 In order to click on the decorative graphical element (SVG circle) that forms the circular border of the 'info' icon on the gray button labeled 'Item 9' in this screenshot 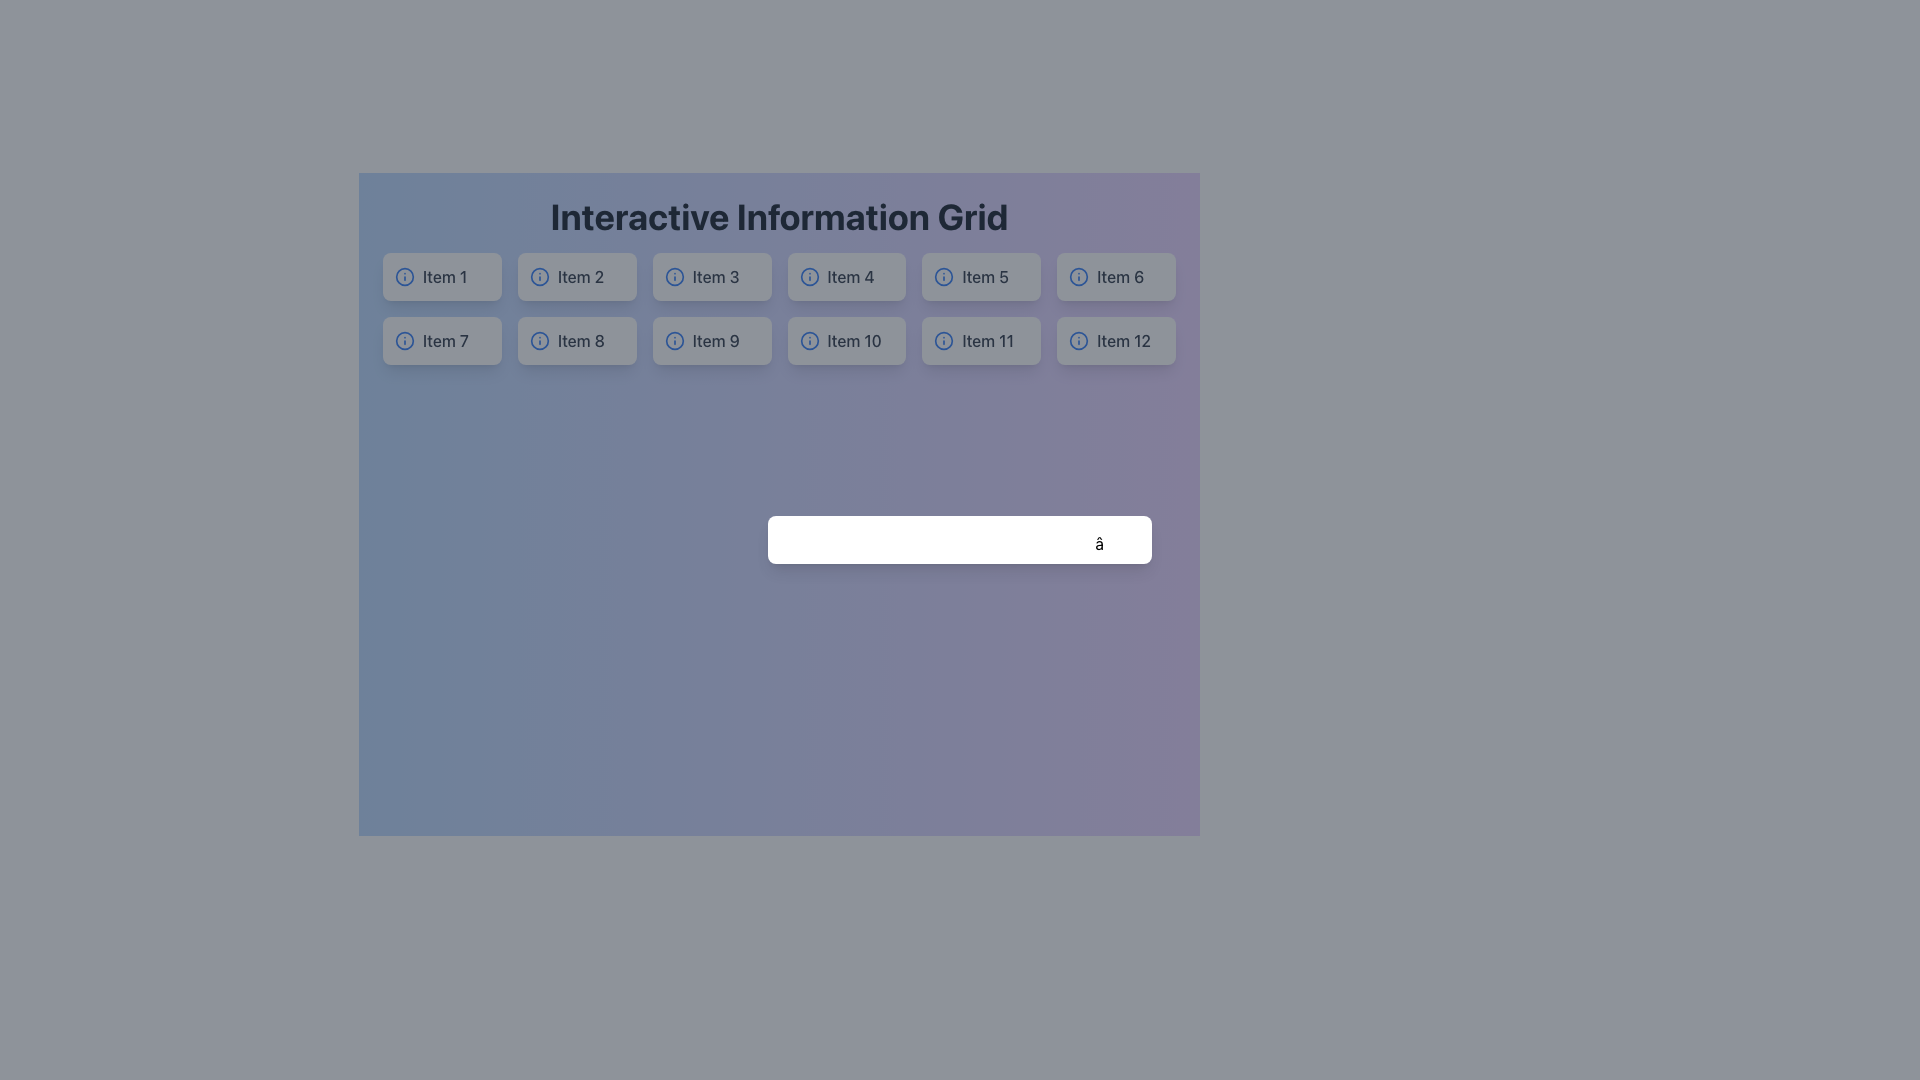, I will do `click(674, 339)`.